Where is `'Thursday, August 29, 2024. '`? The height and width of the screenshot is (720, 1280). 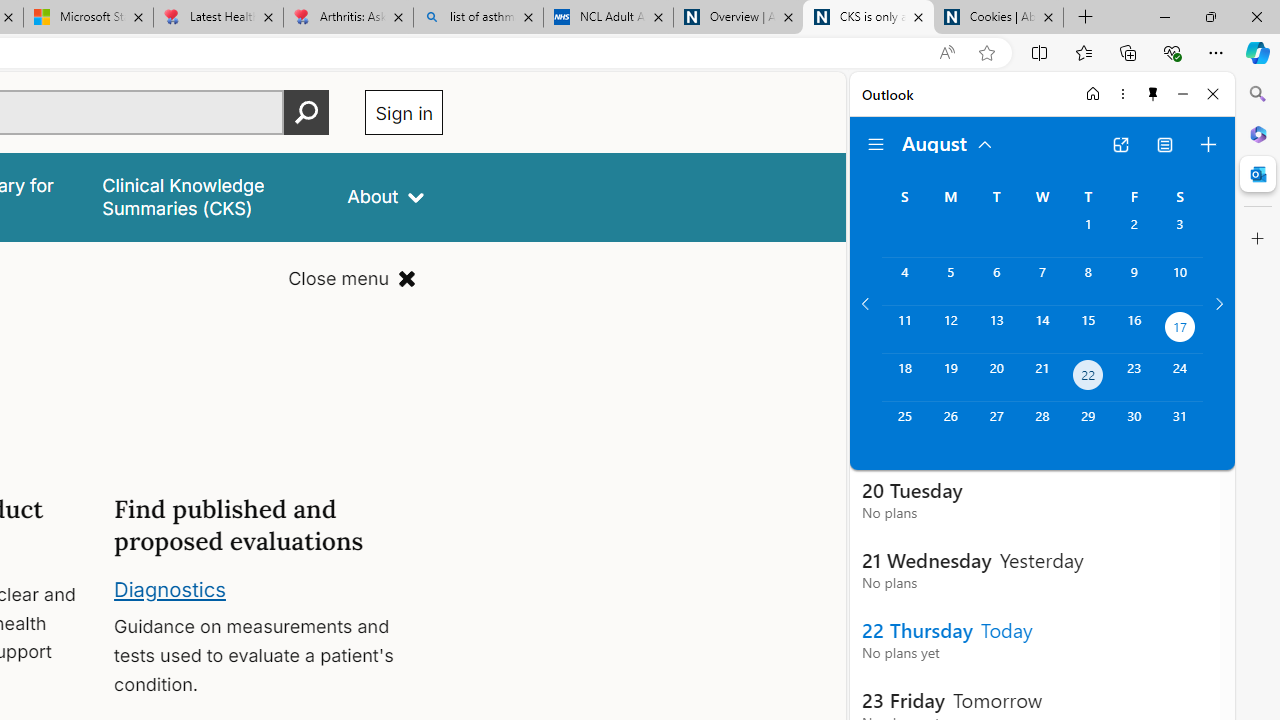
'Thursday, August 29, 2024. ' is located at coordinates (1087, 424).